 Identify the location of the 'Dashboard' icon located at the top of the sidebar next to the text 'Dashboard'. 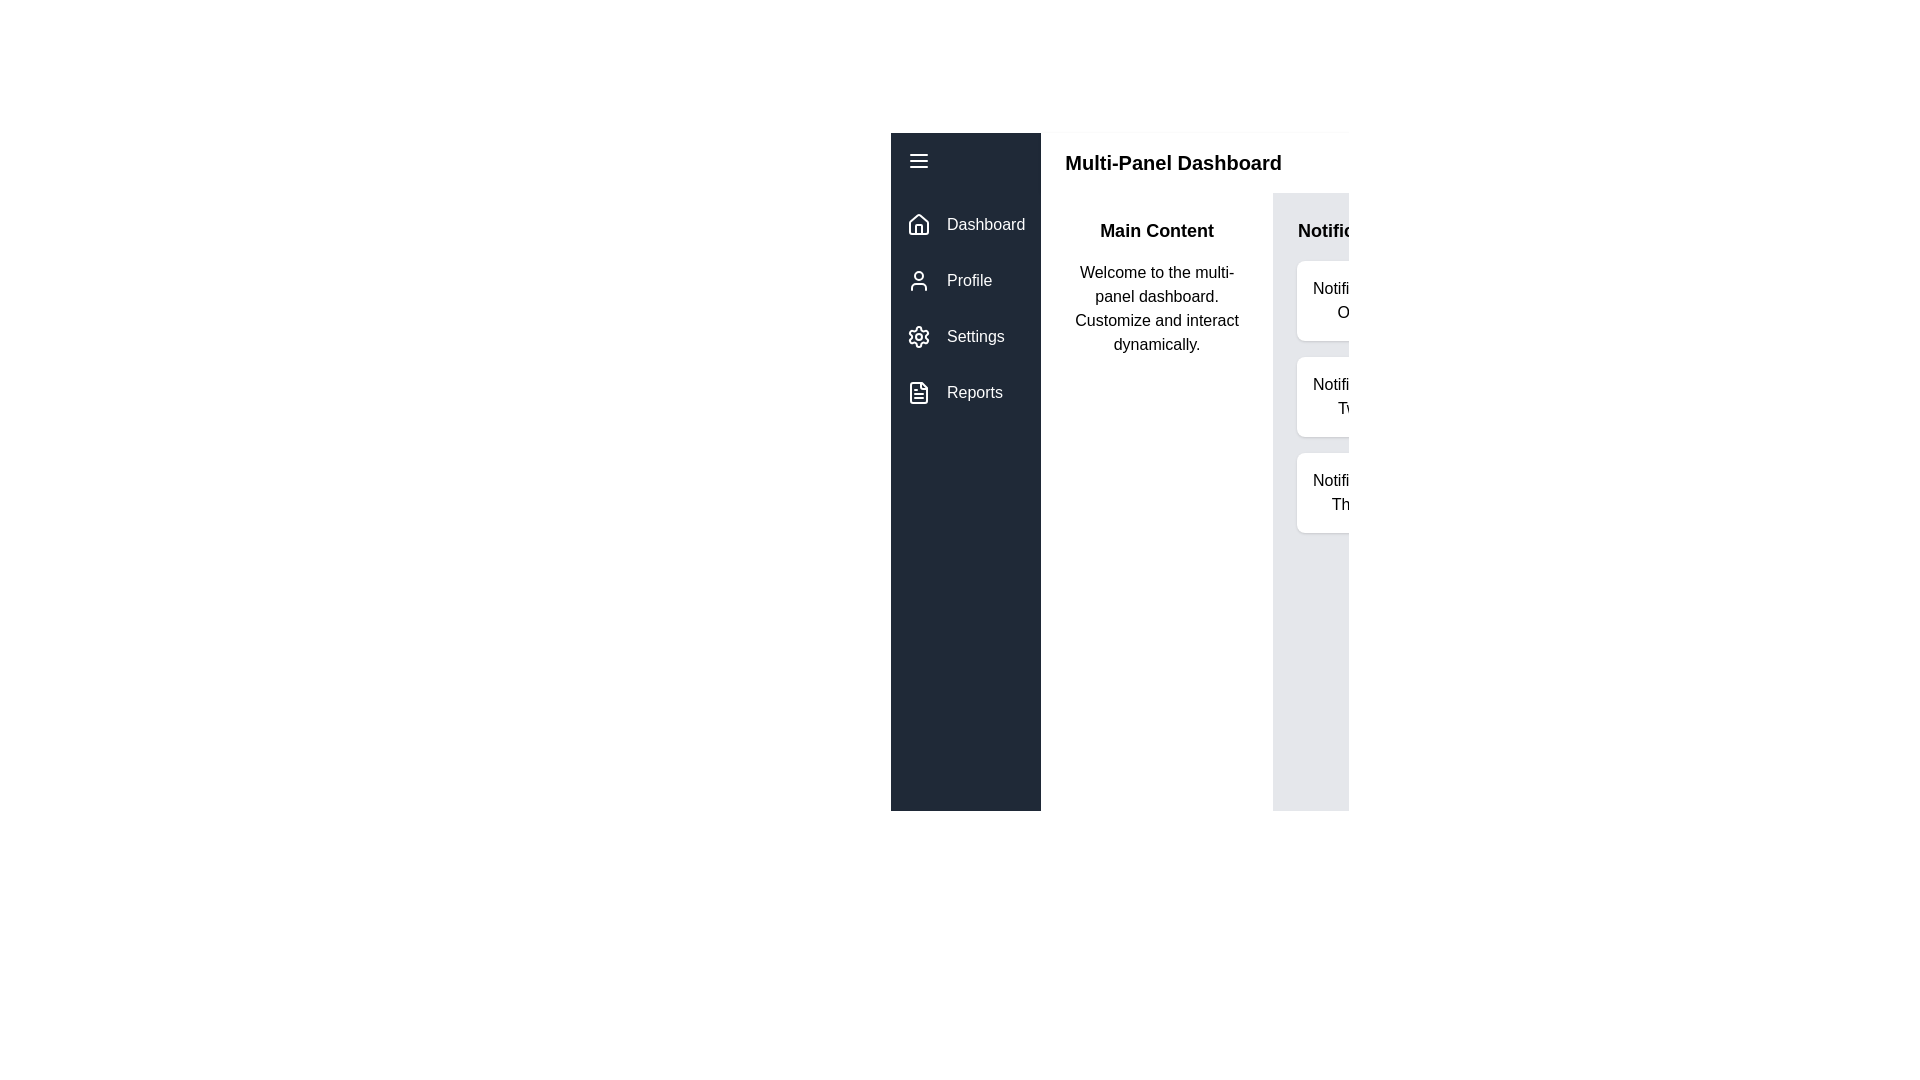
(917, 223).